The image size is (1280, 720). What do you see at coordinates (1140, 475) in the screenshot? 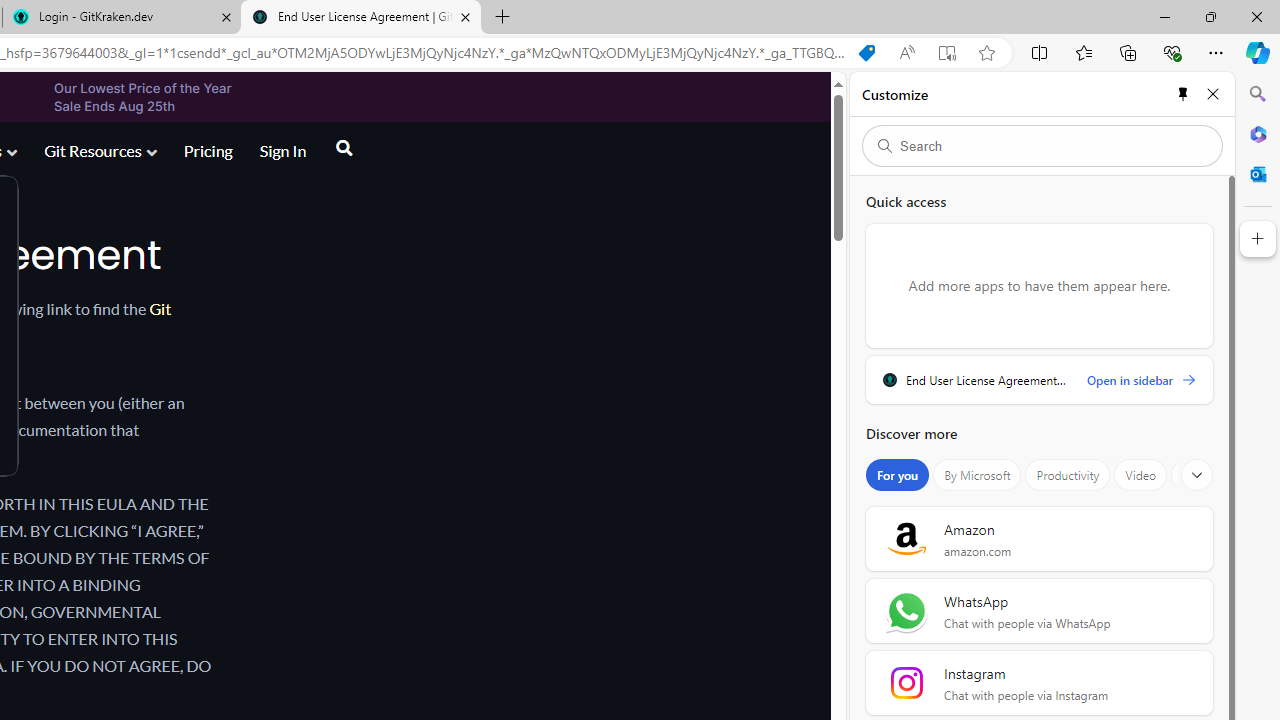
I see `'Video'` at bounding box center [1140, 475].